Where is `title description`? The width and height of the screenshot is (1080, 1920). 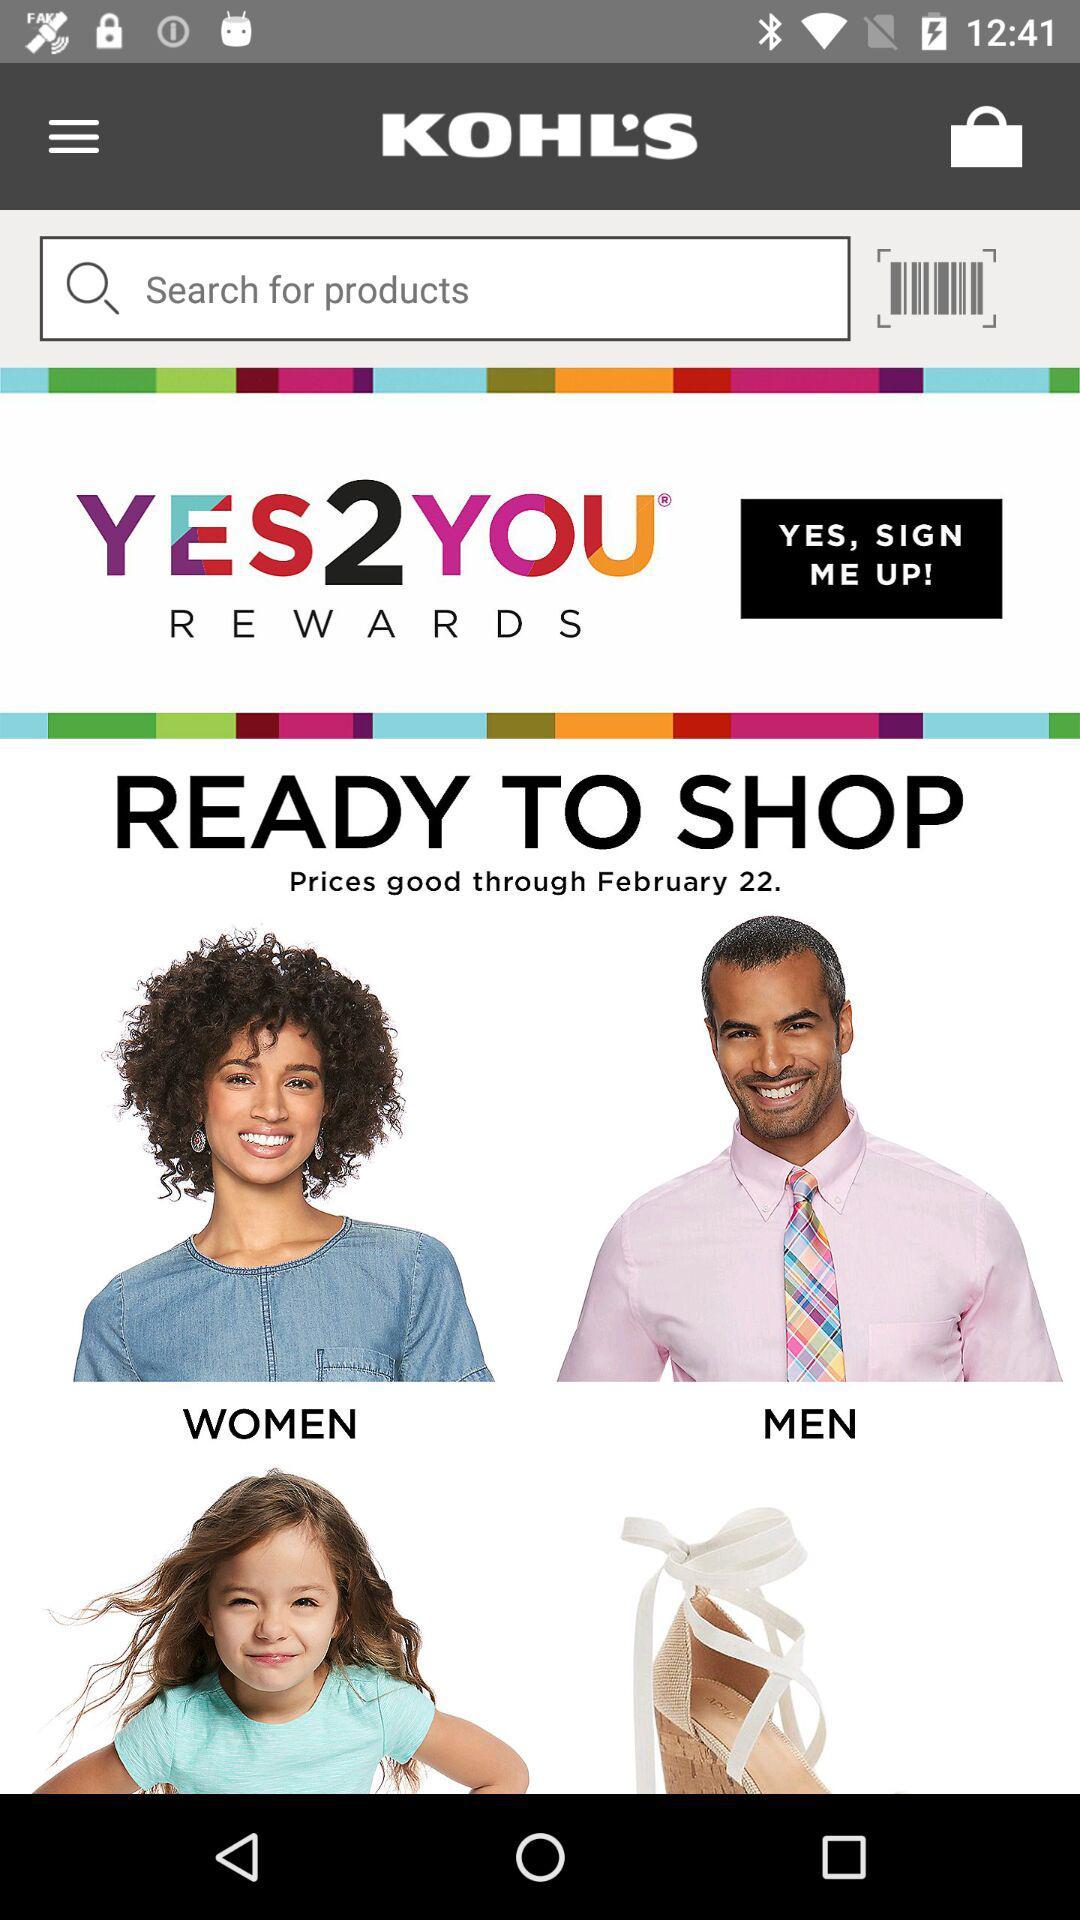
title description is located at coordinates (540, 824).